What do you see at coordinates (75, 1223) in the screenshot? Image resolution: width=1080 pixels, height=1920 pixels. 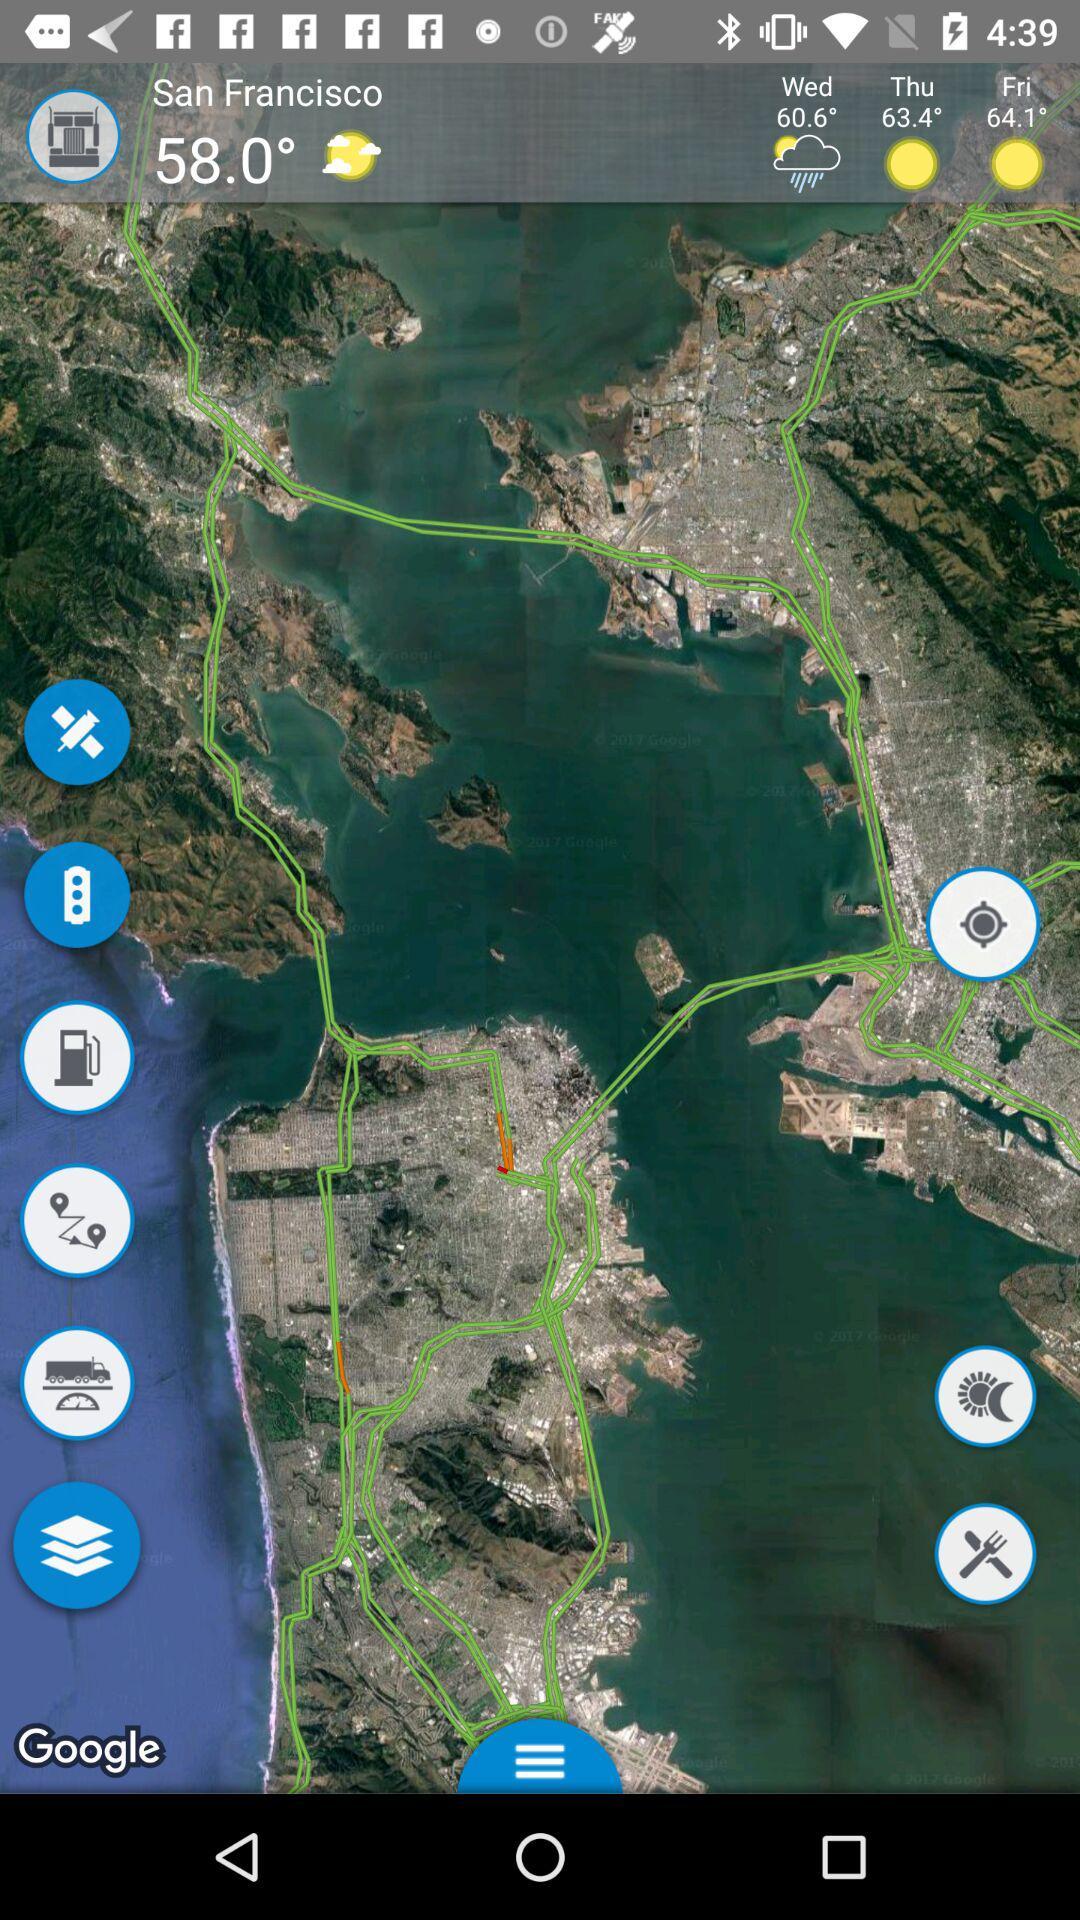 I see `directions` at bounding box center [75, 1223].